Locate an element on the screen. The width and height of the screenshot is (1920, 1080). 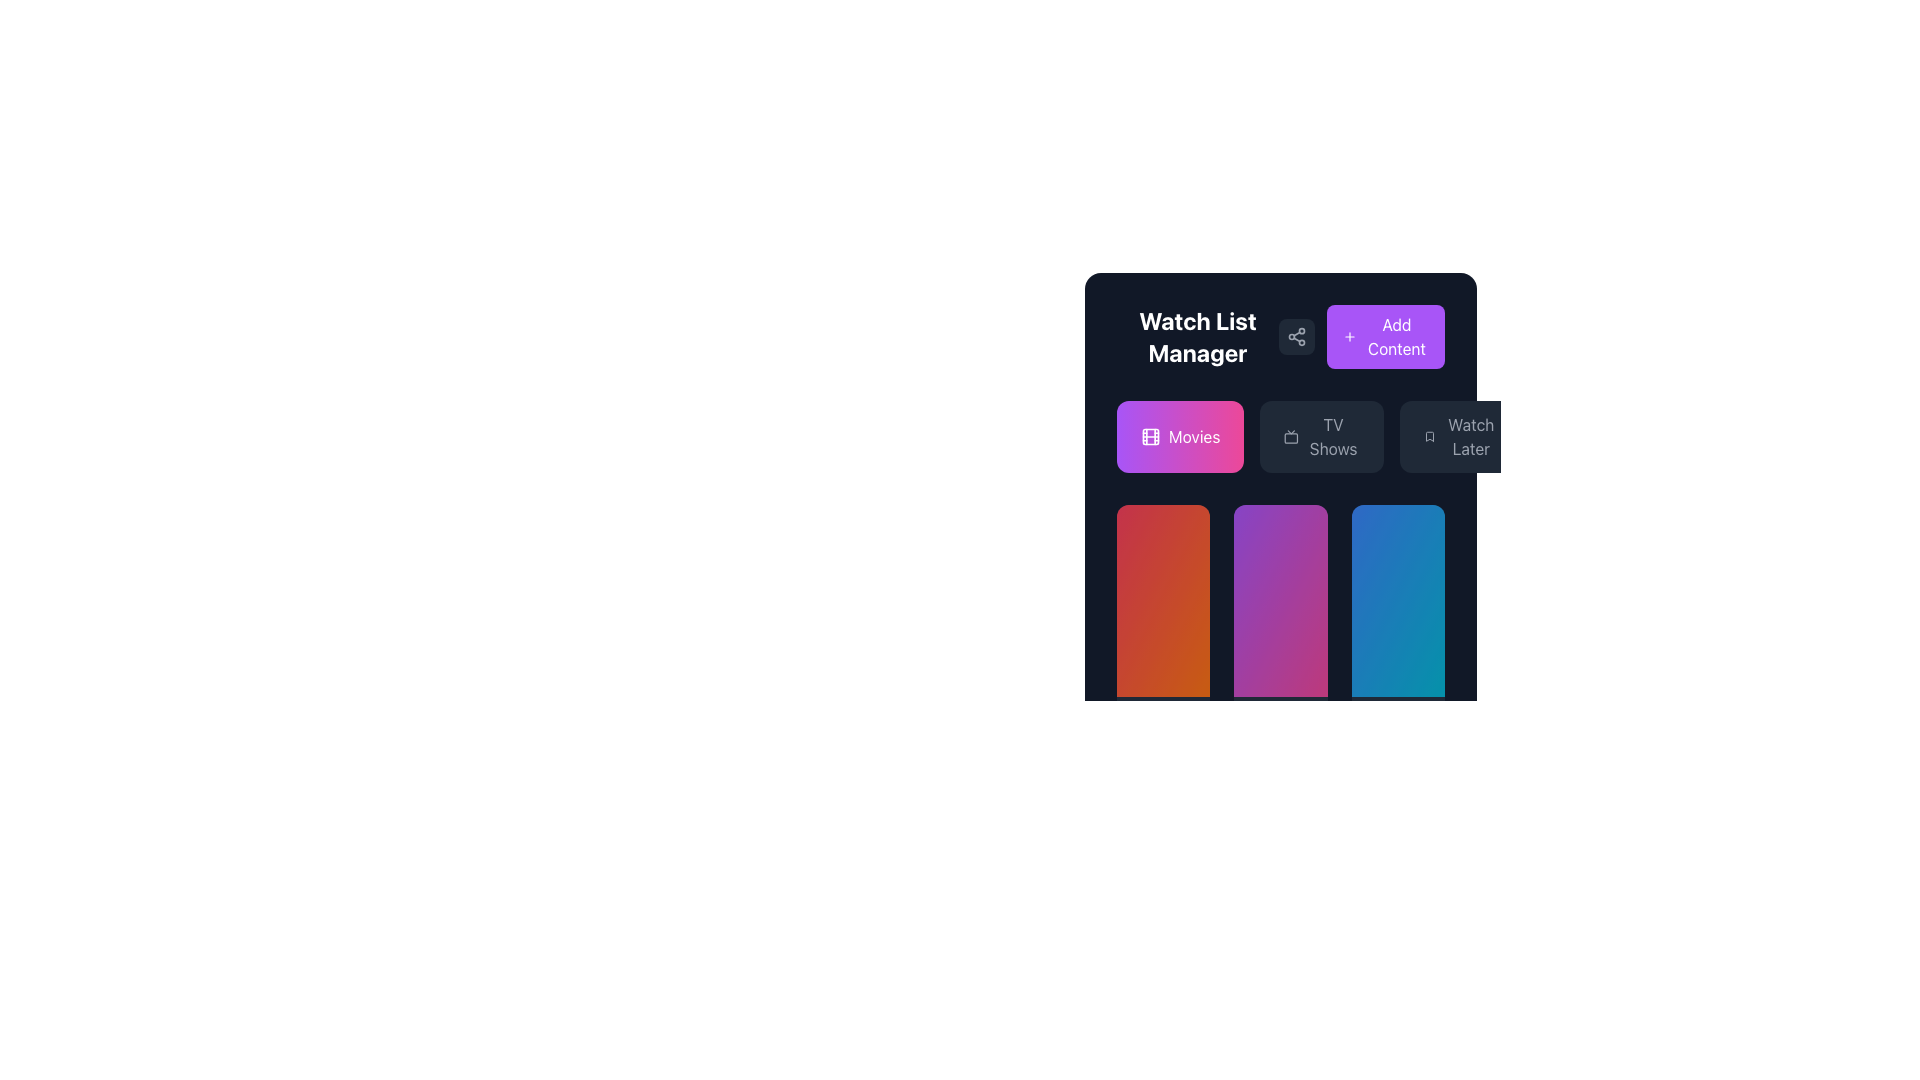
the share button, which is a rectangular button with rounded corners and a dark background, located to the left of the 'Add Content' button in the toolbar under the 'Watch List Manager' heading is located at coordinates (1296, 335).